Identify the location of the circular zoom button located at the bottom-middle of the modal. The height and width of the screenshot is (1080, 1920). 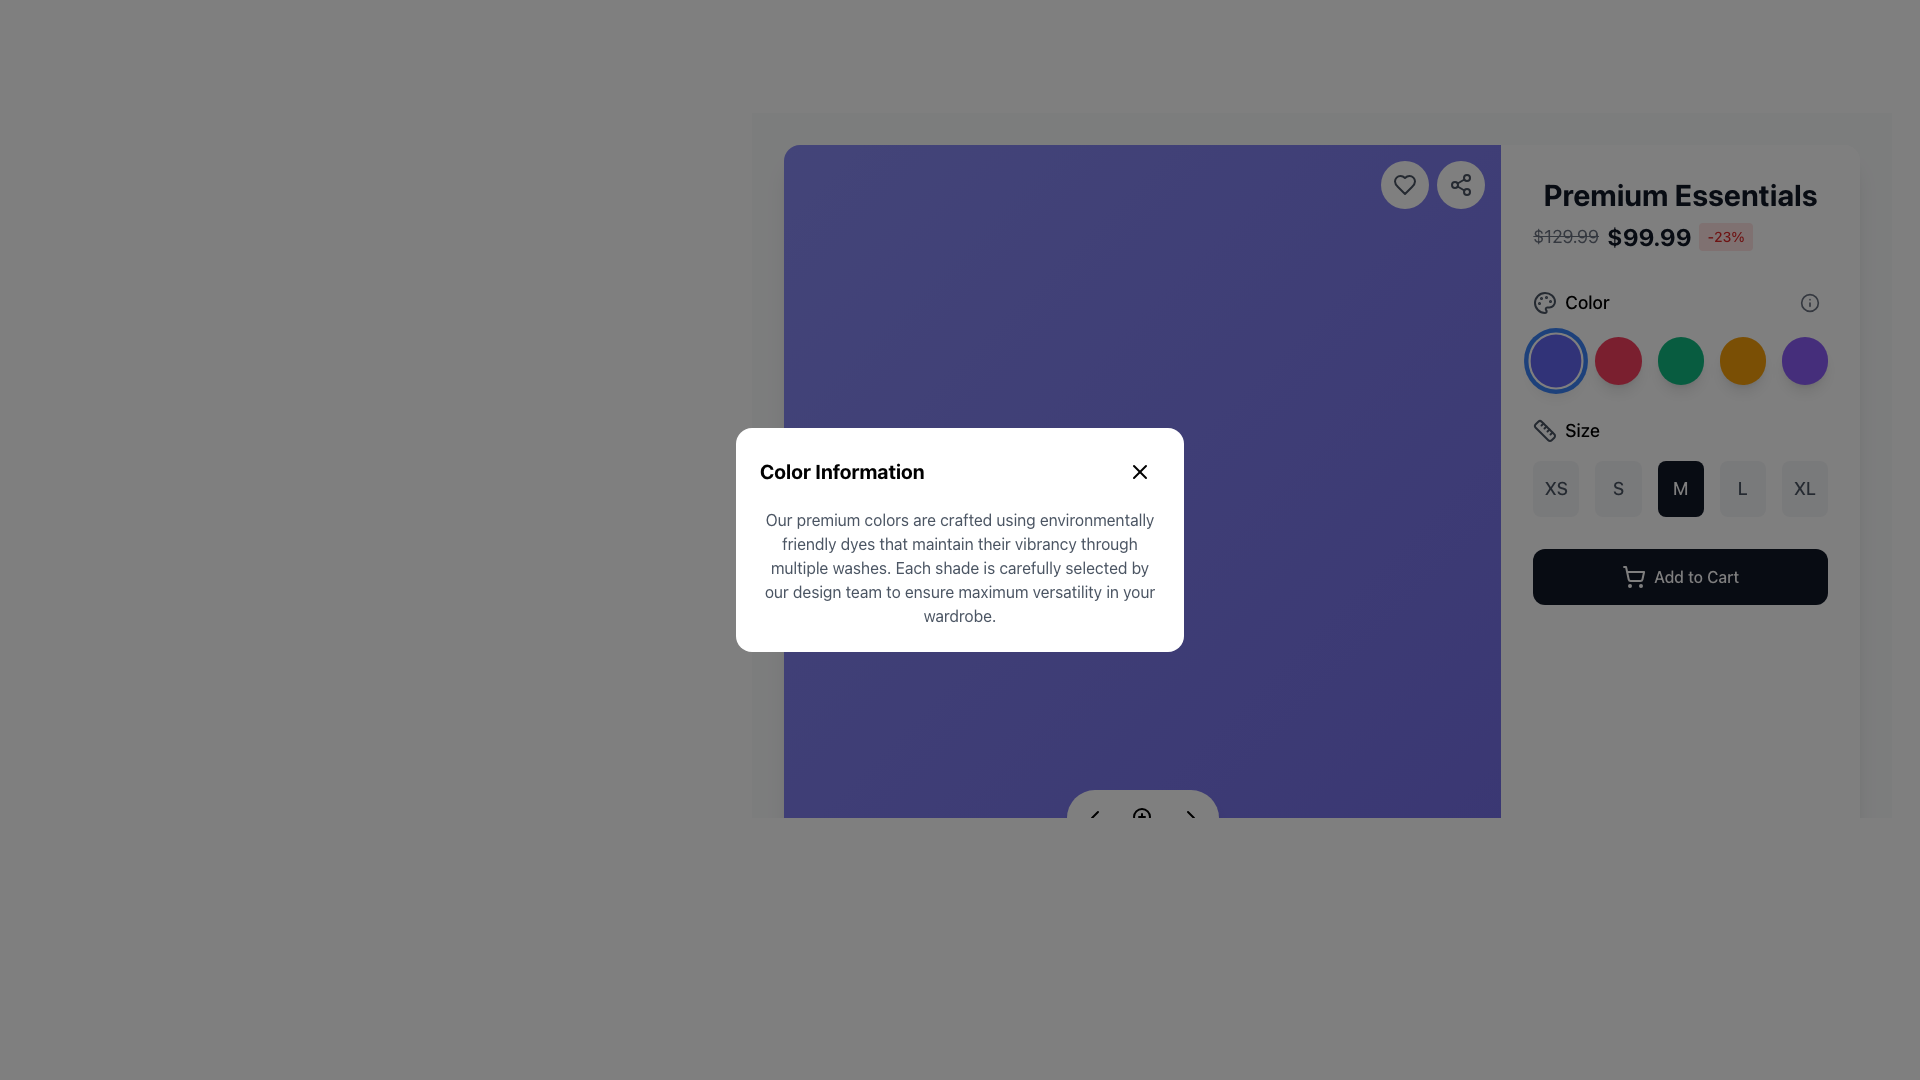
(1142, 818).